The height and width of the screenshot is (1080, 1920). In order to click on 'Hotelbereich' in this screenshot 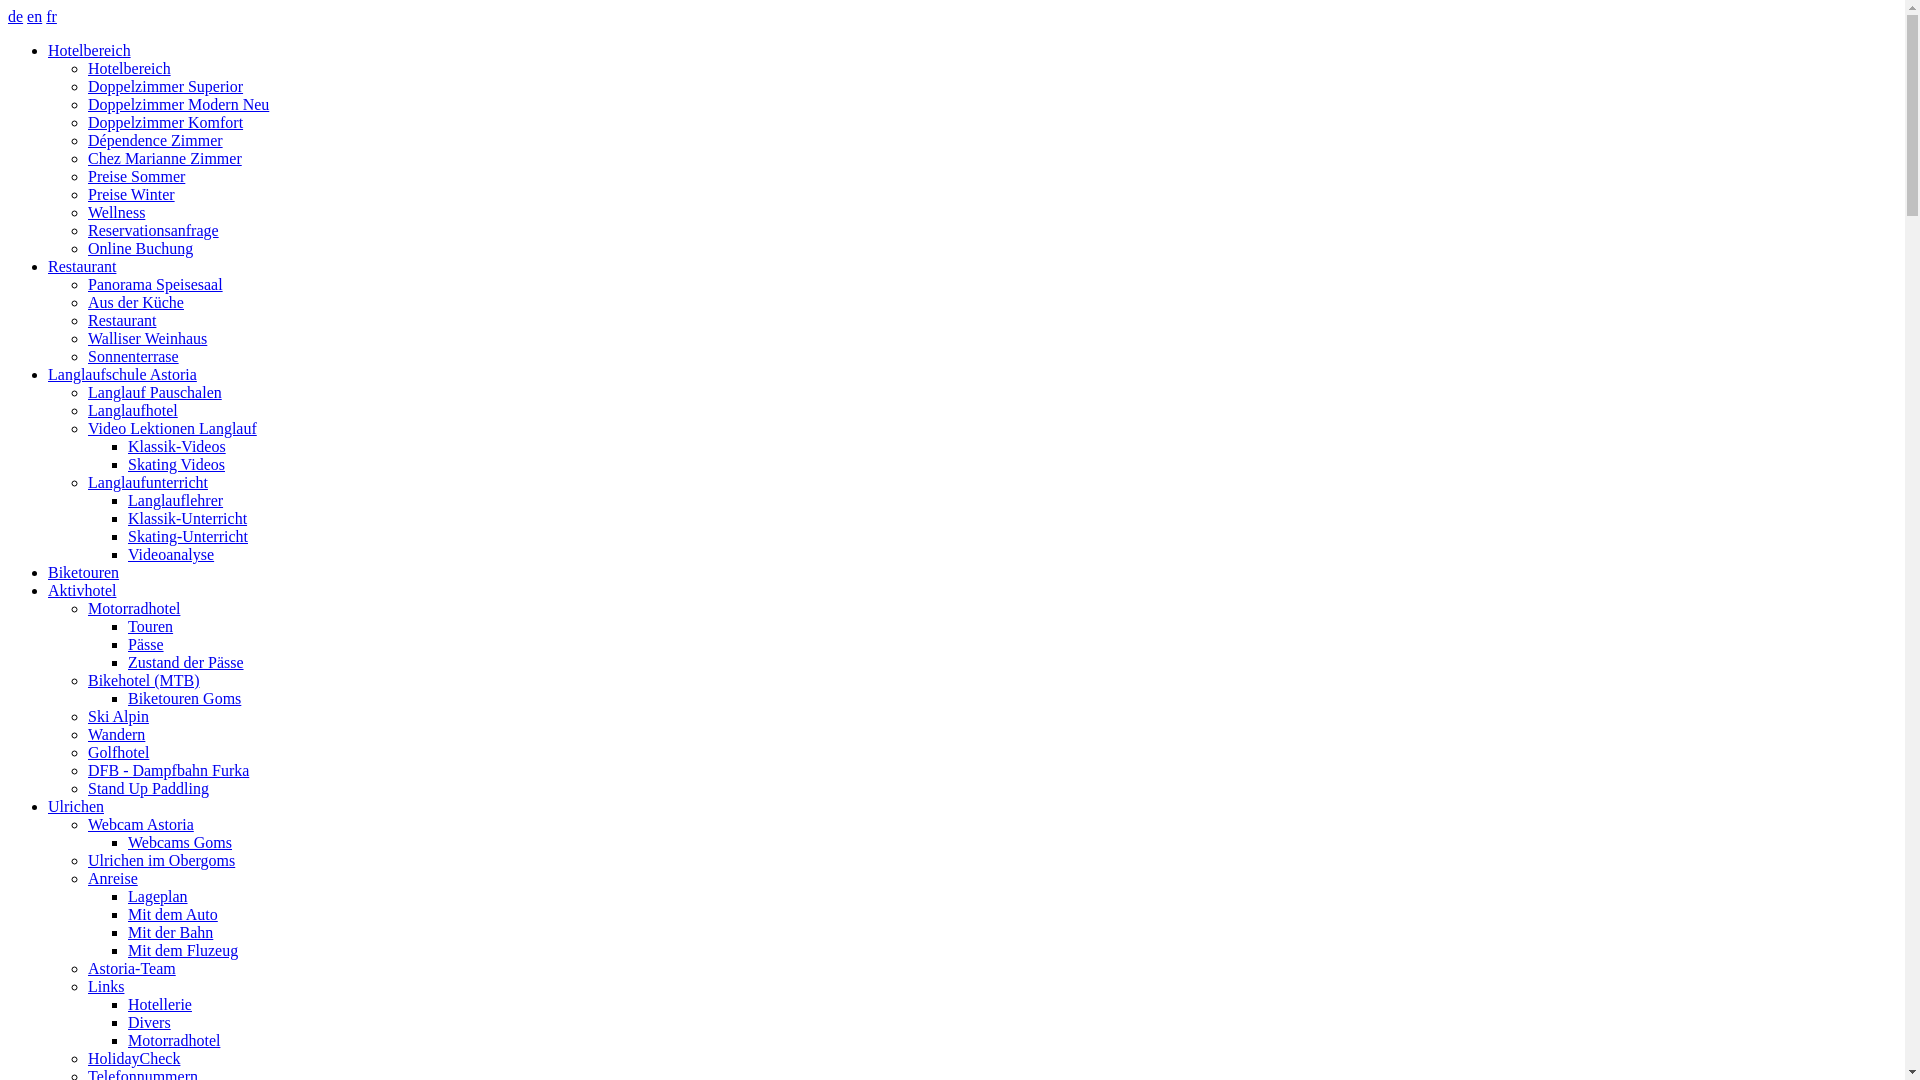, I will do `click(48, 49)`.